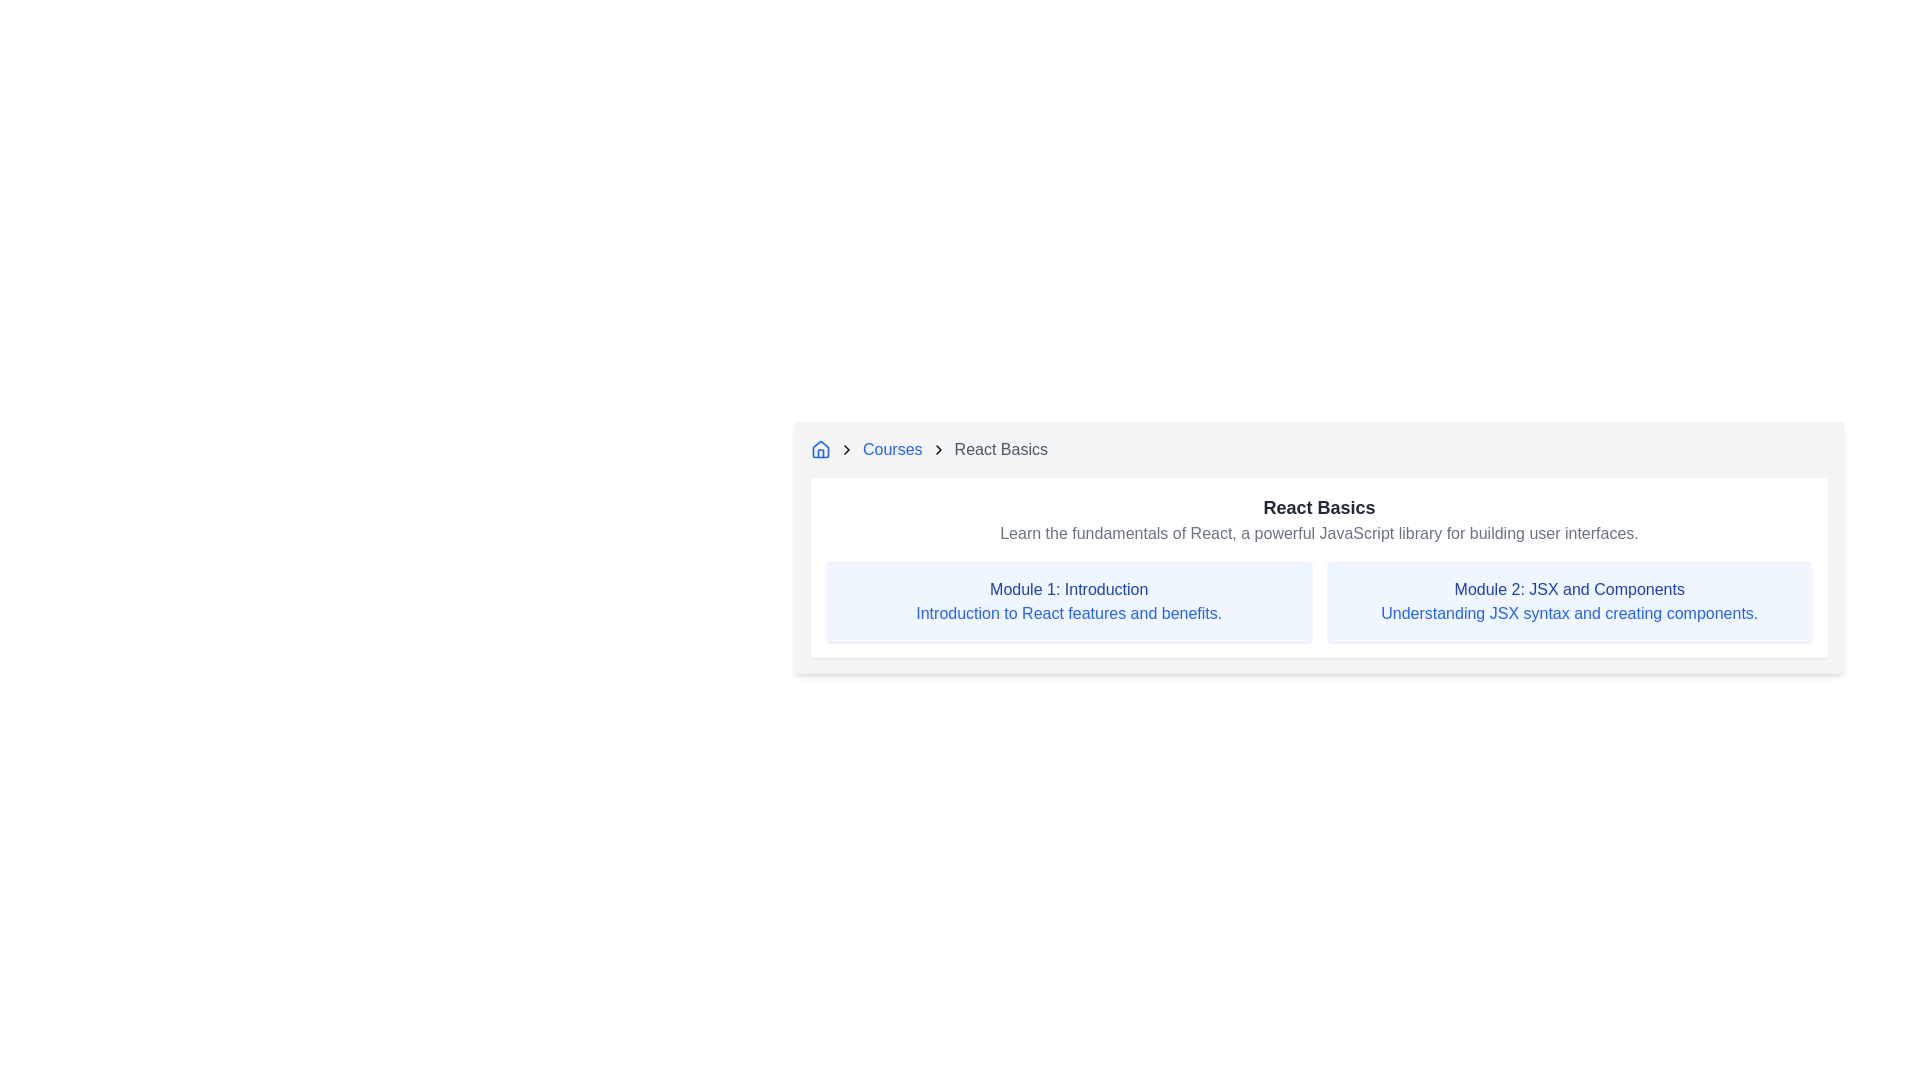  Describe the element at coordinates (820, 450) in the screenshot. I see `the home icon in the breadcrumb navigation bar` at that location.